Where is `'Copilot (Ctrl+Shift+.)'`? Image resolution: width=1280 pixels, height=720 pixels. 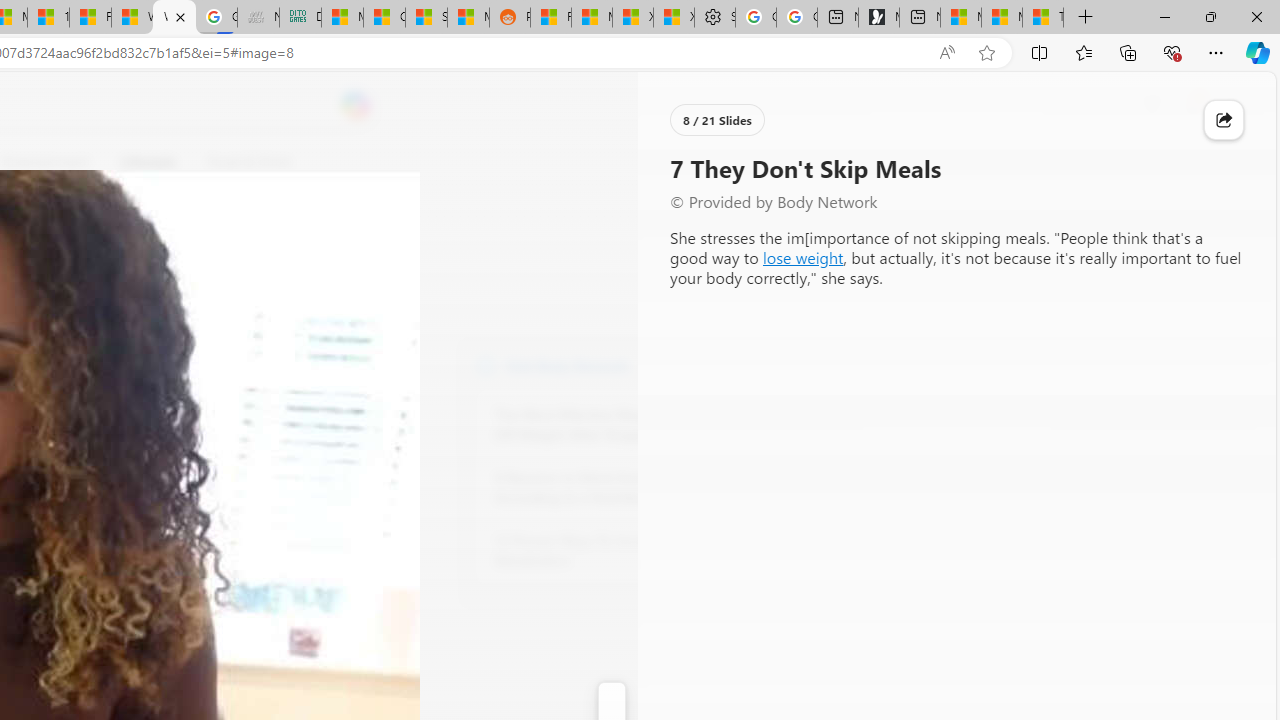 'Copilot (Ctrl+Shift+.)' is located at coordinates (1257, 51).